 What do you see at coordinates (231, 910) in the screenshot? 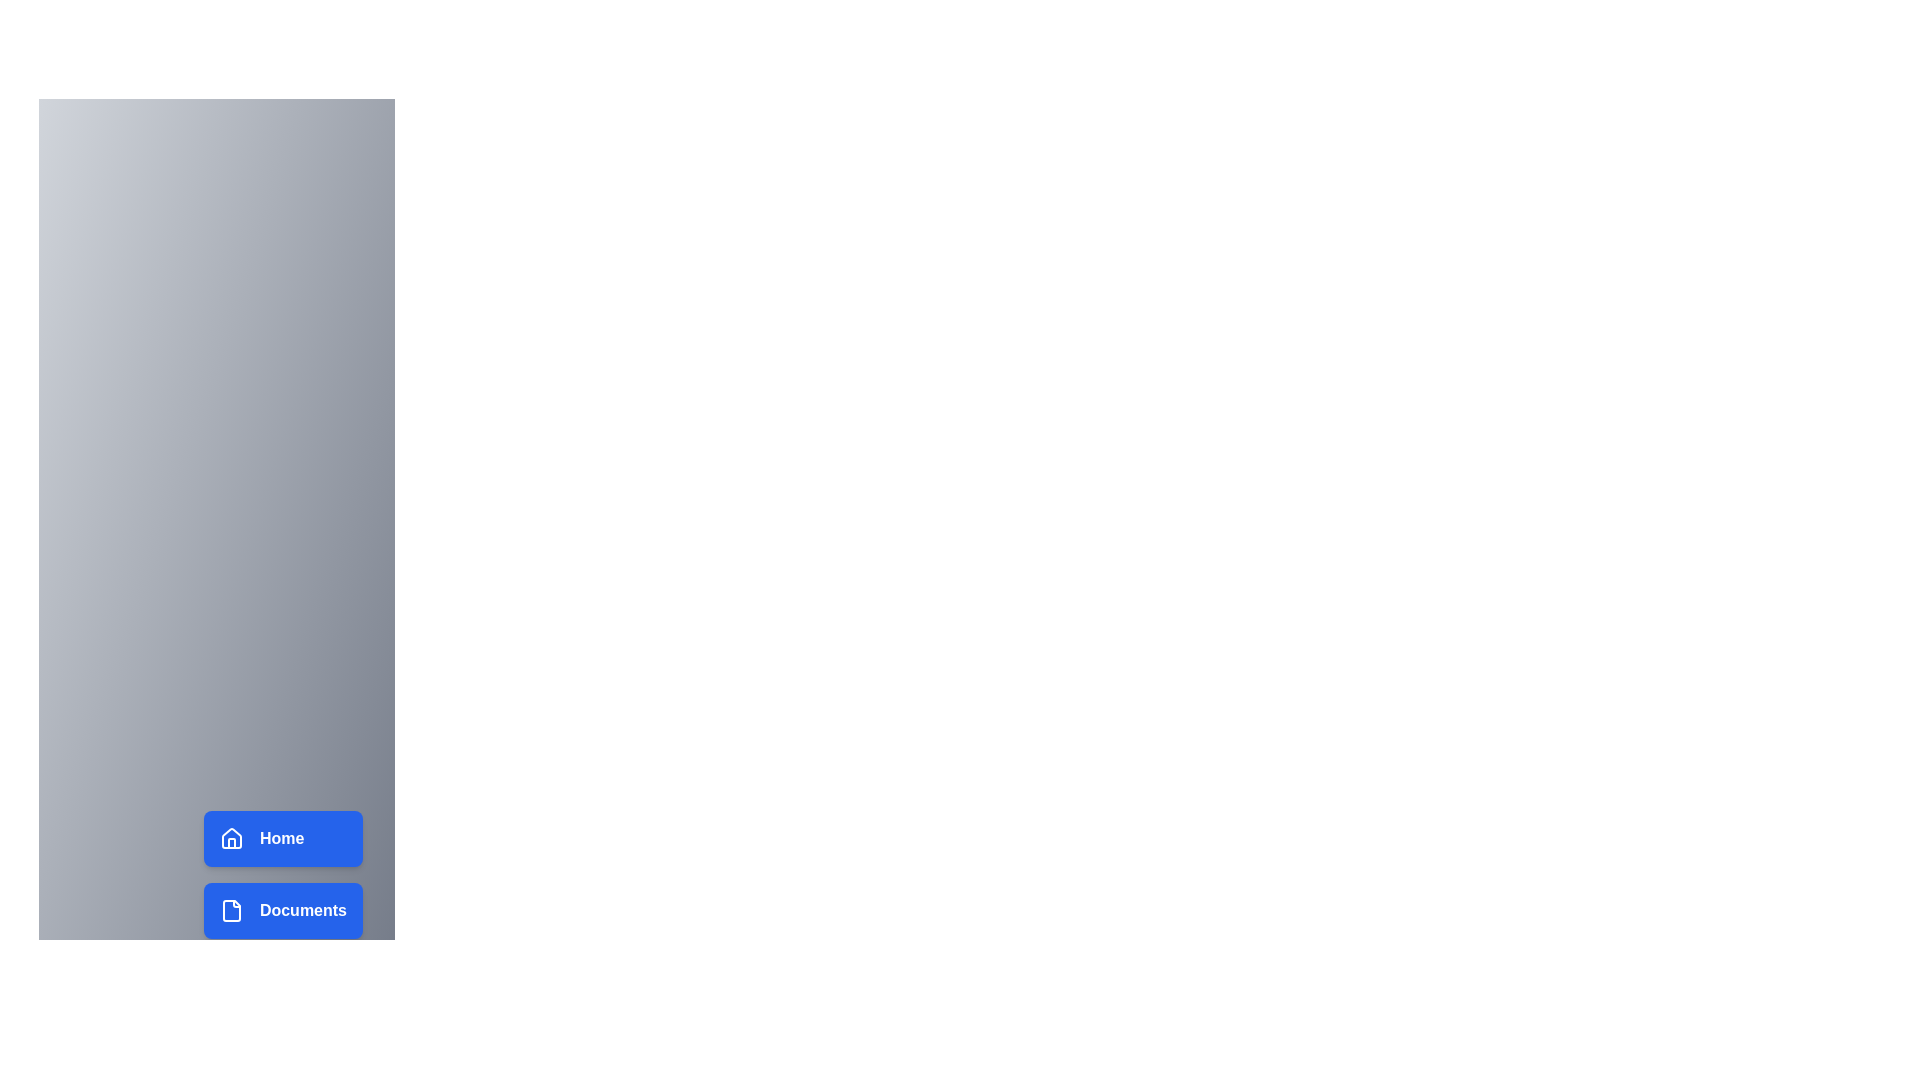
I see `the 'Documents' icon located on the bottom-left corner of the interface, which is part of the button labeled 'Documents'` at bounding box center [231, 910].